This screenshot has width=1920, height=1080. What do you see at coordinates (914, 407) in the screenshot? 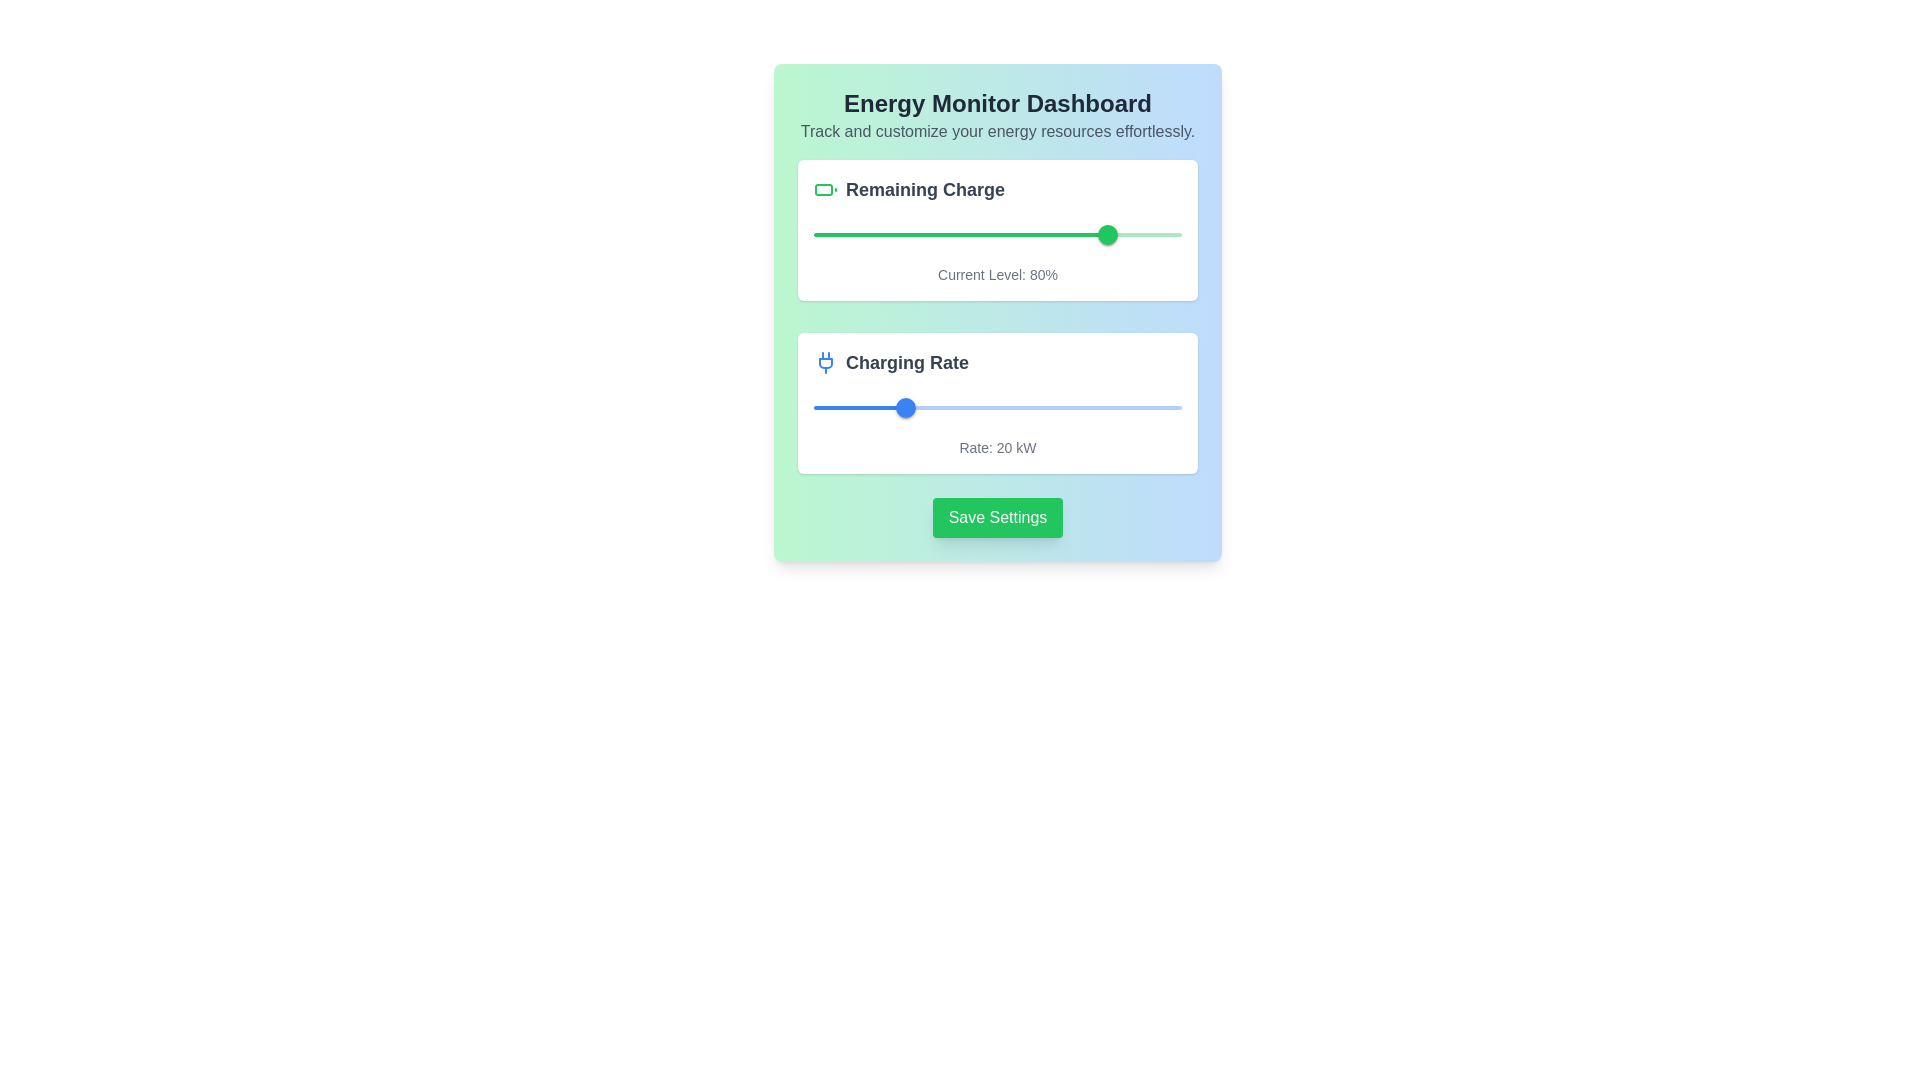
I see `the charging rate` at bounding box center [914, 407].